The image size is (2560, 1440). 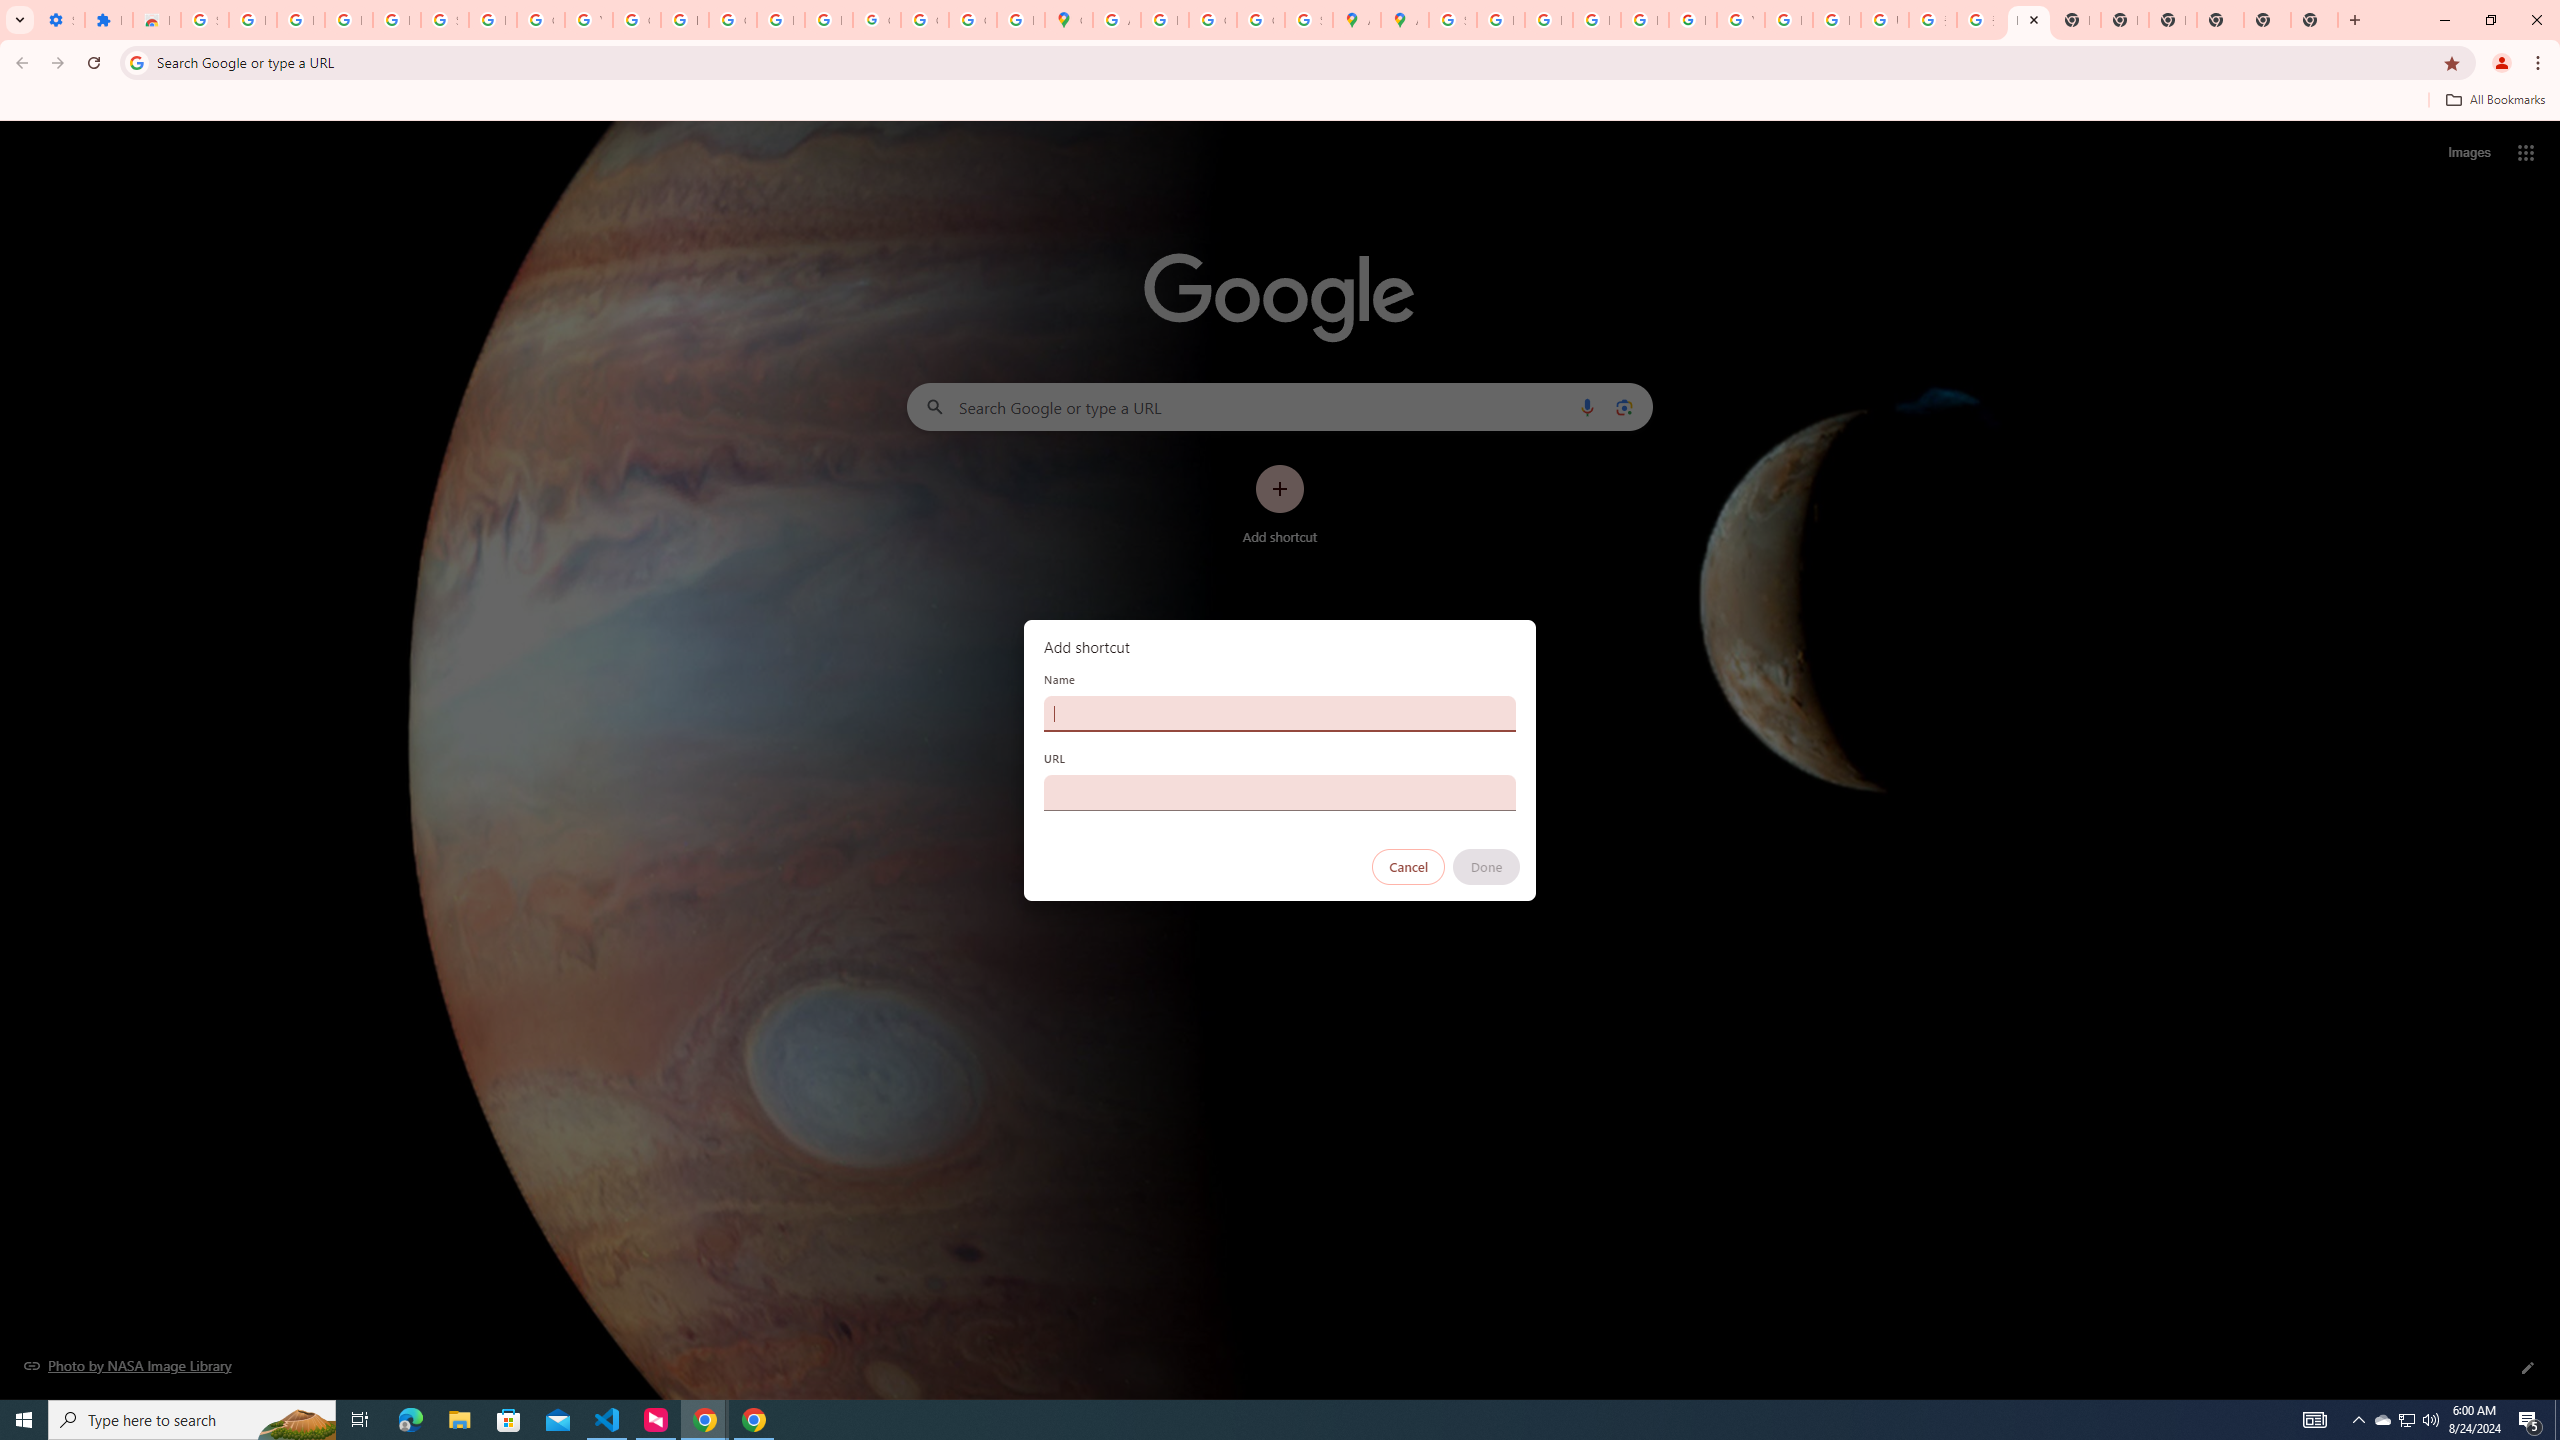 What do you see at coordinates (1068, 19) in the screenshot?
I see `'Google Maps'` at bounding box center [1068, 19].